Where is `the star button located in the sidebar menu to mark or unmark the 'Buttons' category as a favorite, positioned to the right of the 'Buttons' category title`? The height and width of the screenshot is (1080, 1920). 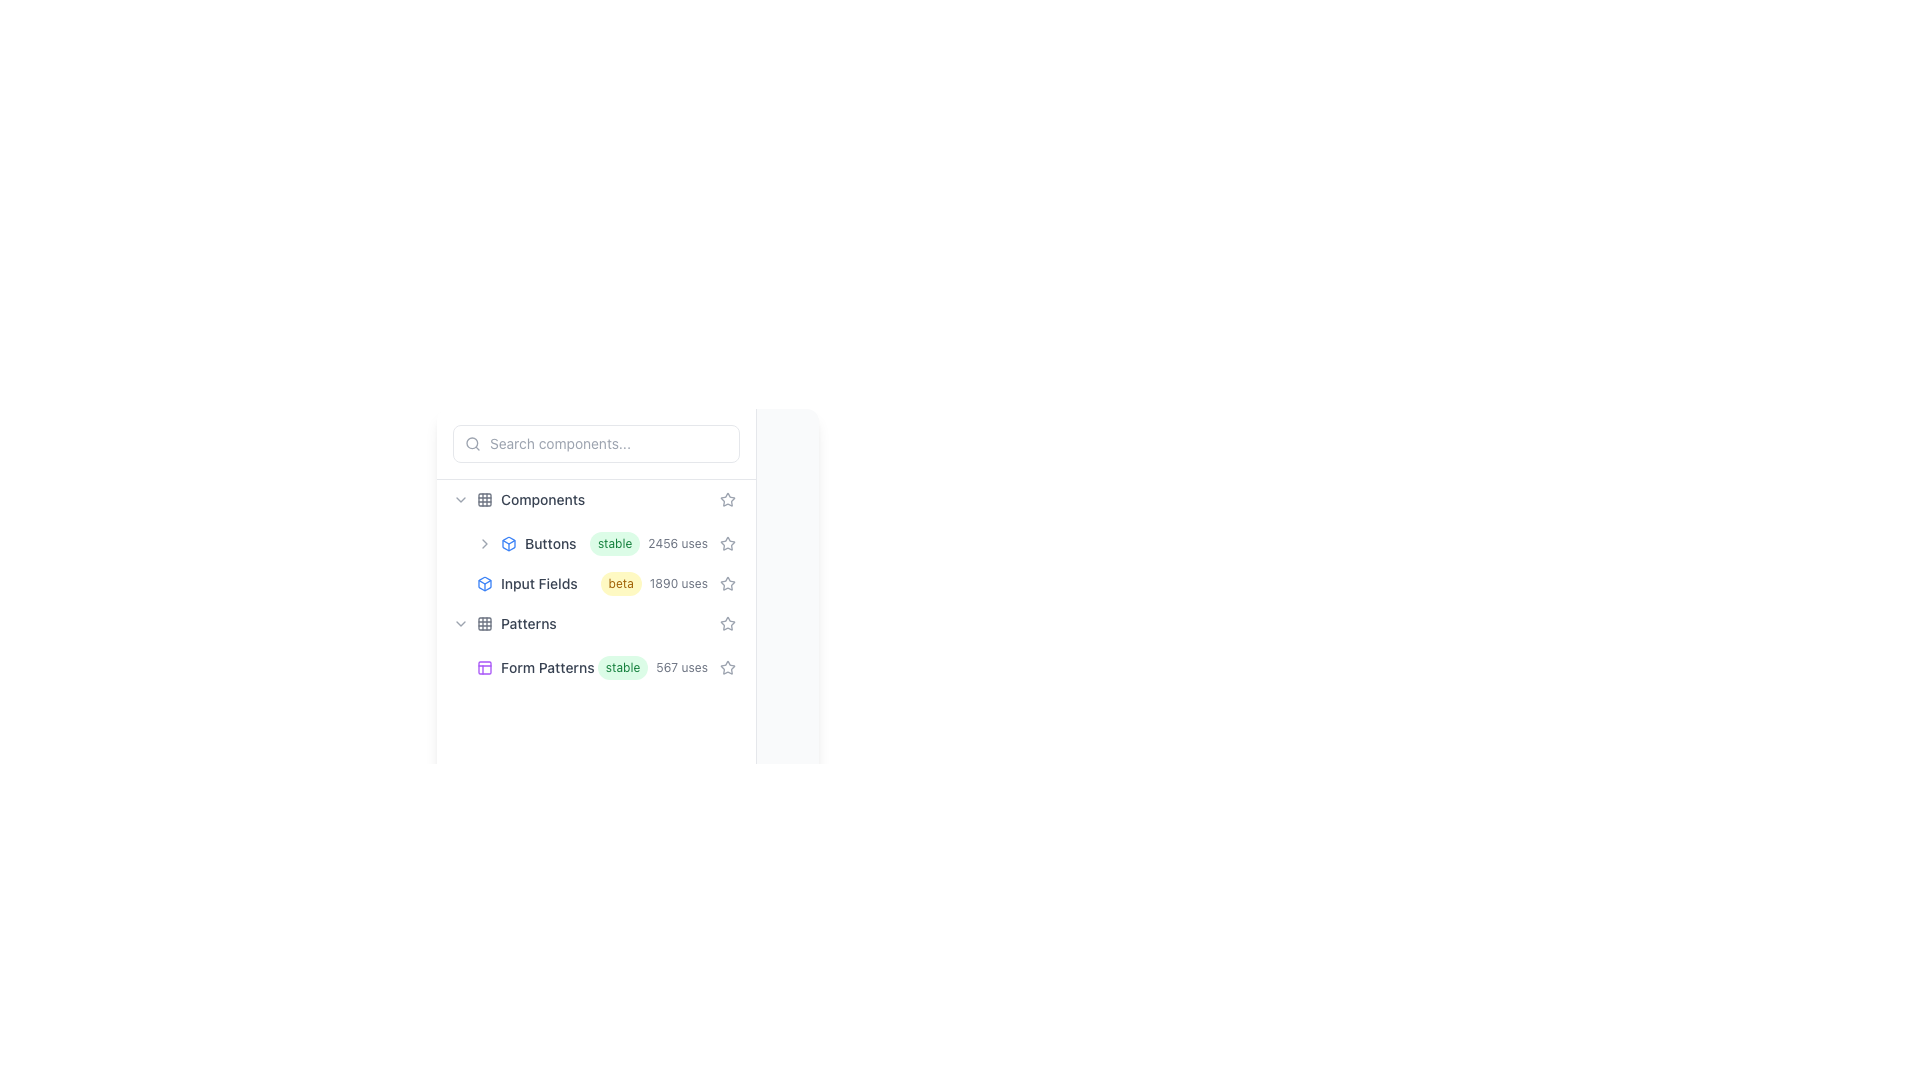 the star button located in the sidebar menu to mark or unmark the 'Buttons' category as a favorite, positioned to the right of the 'Buttons' category title is located at coordinates (727, 499).